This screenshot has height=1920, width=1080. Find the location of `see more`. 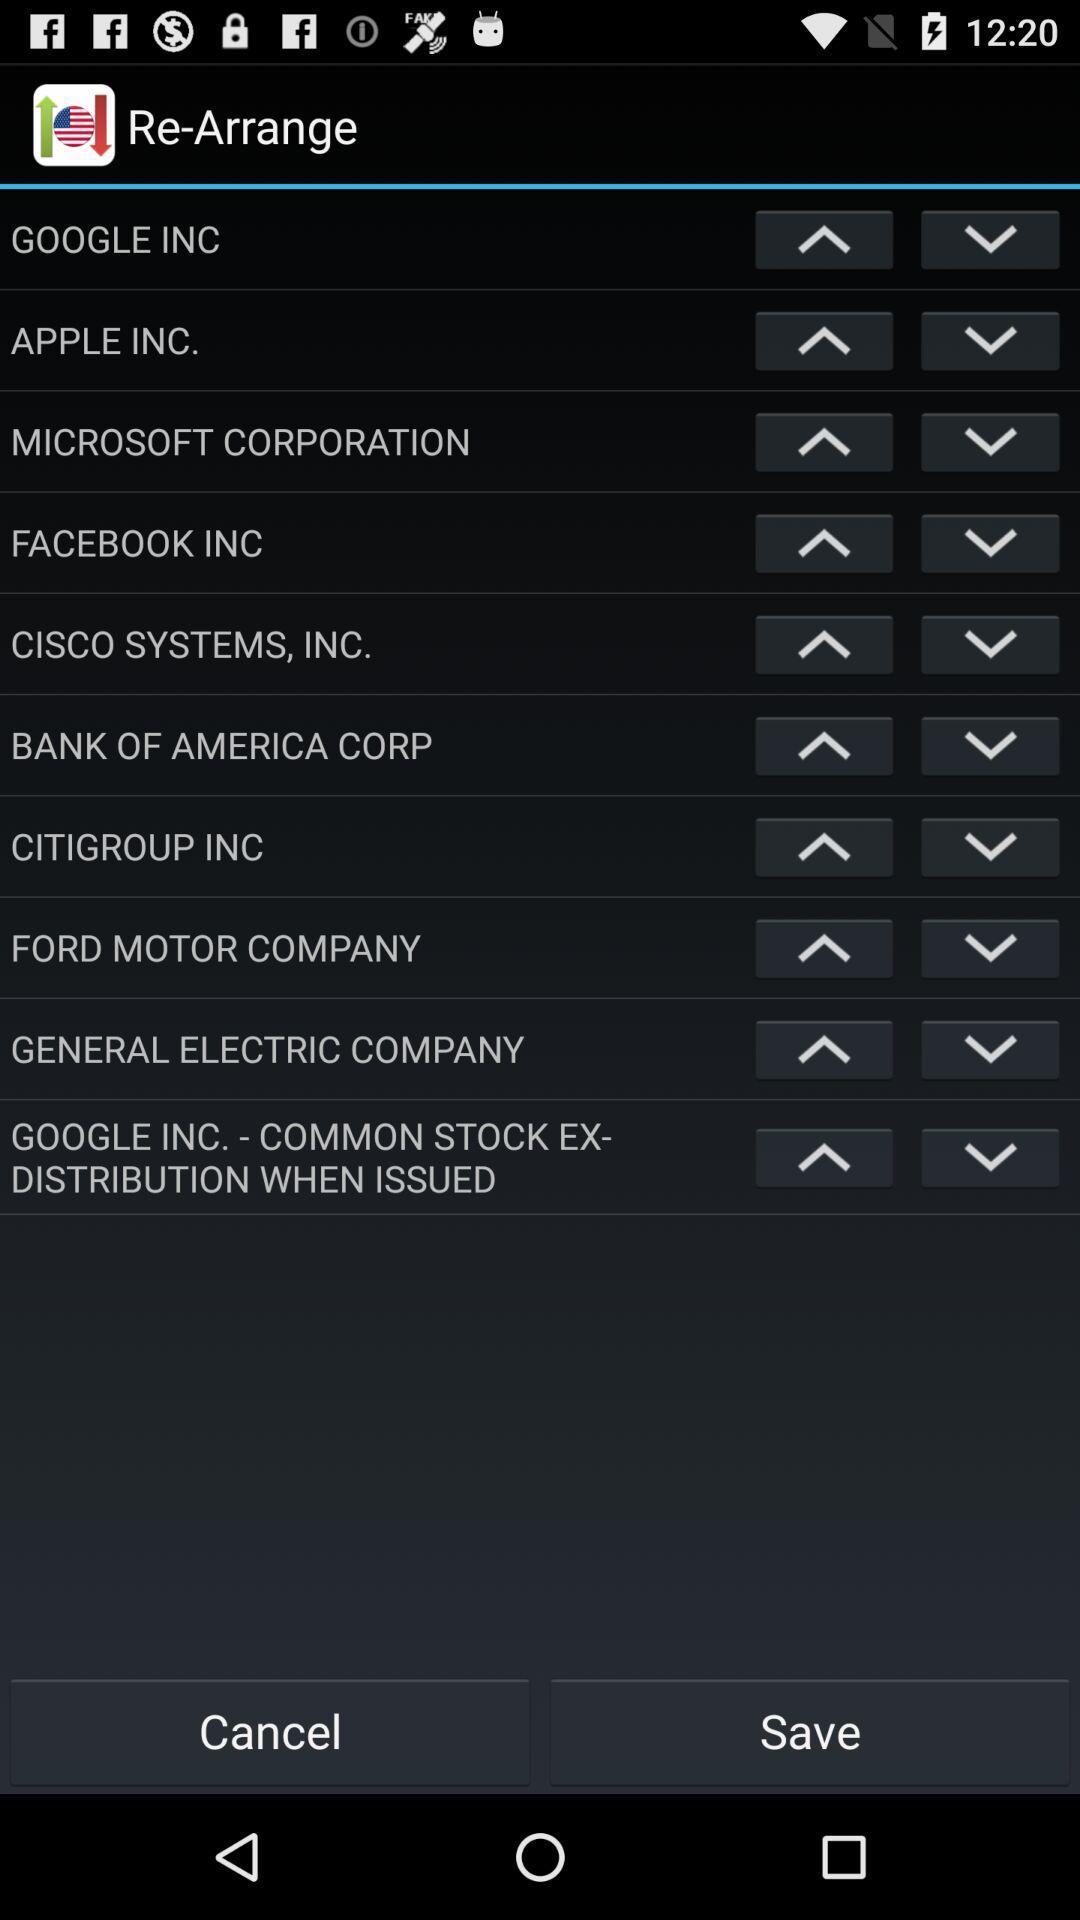

see more is located at coordinates (990, 846).